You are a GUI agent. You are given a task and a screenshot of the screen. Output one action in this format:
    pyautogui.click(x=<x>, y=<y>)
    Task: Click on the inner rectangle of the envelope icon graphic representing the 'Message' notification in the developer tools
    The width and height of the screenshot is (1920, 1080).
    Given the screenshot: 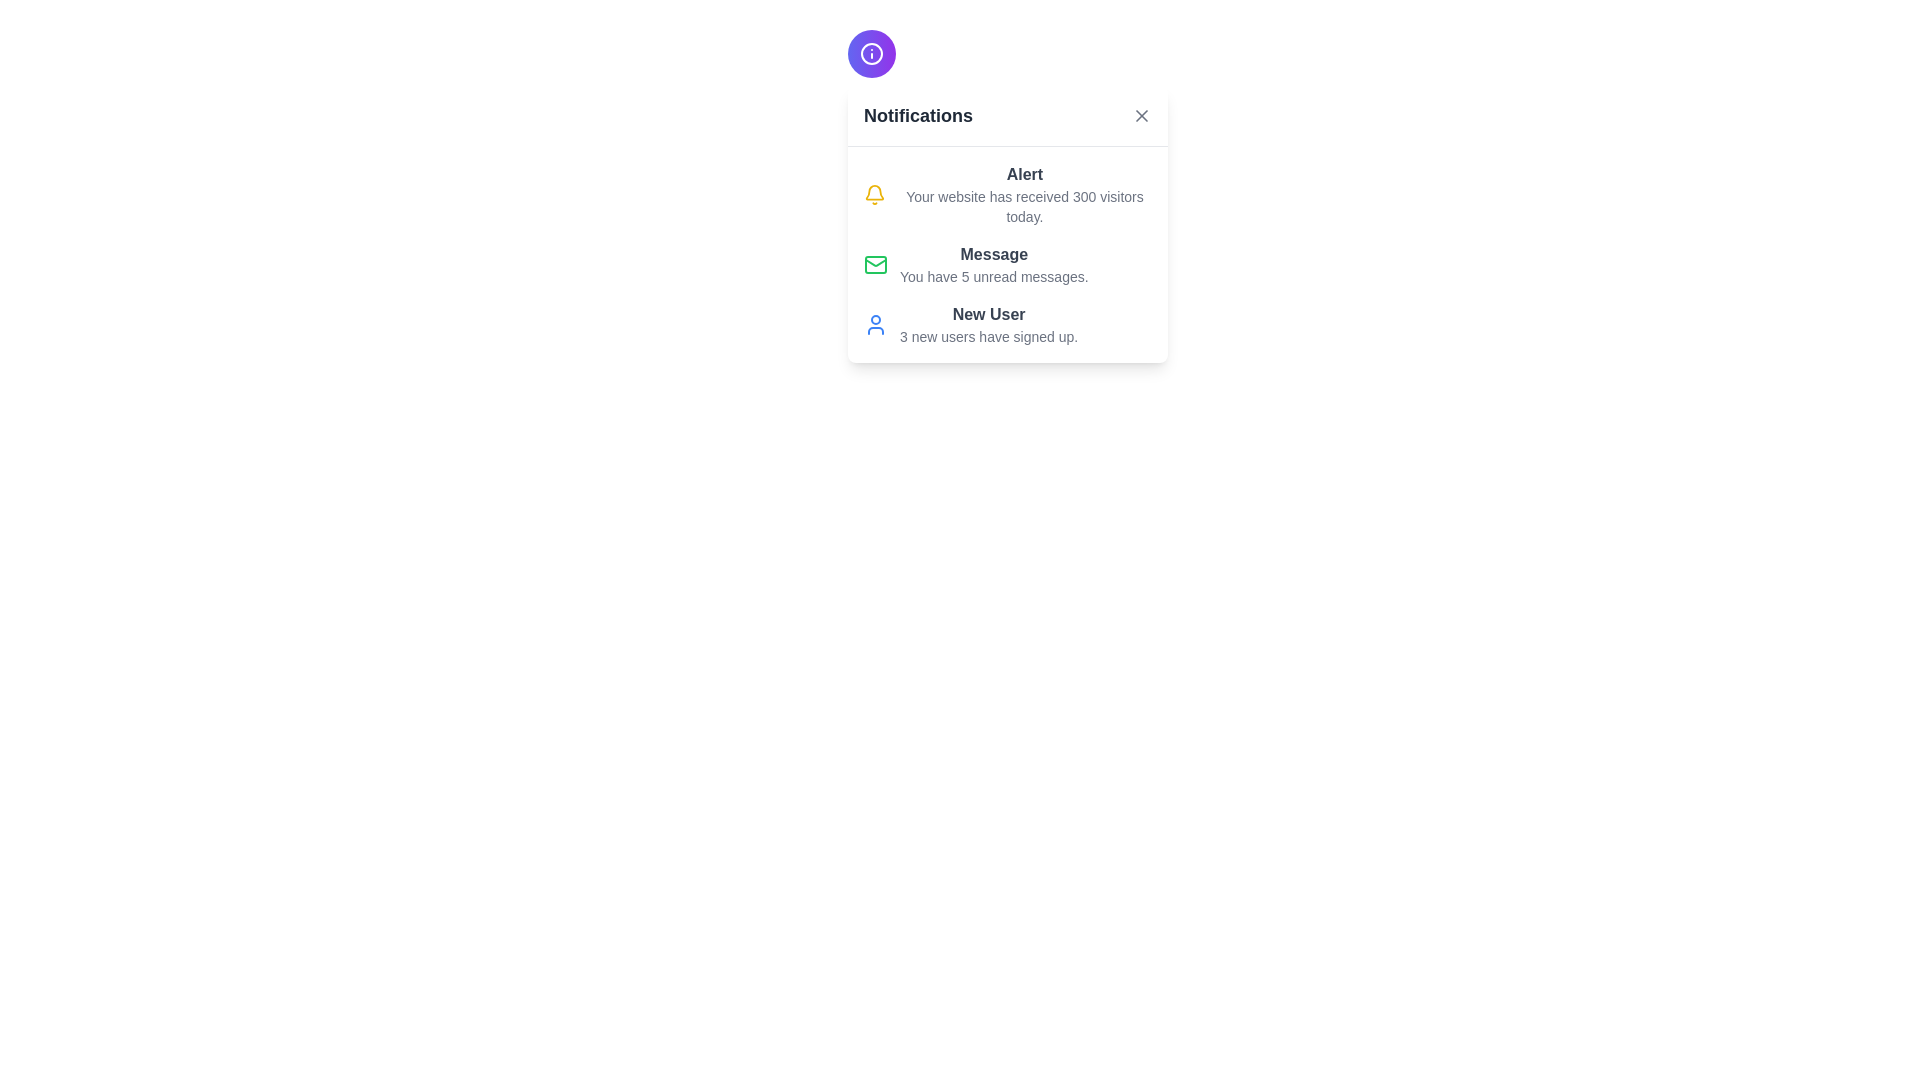 What is the action you would take?
    pyautogui.click(x=875, y=264)
    